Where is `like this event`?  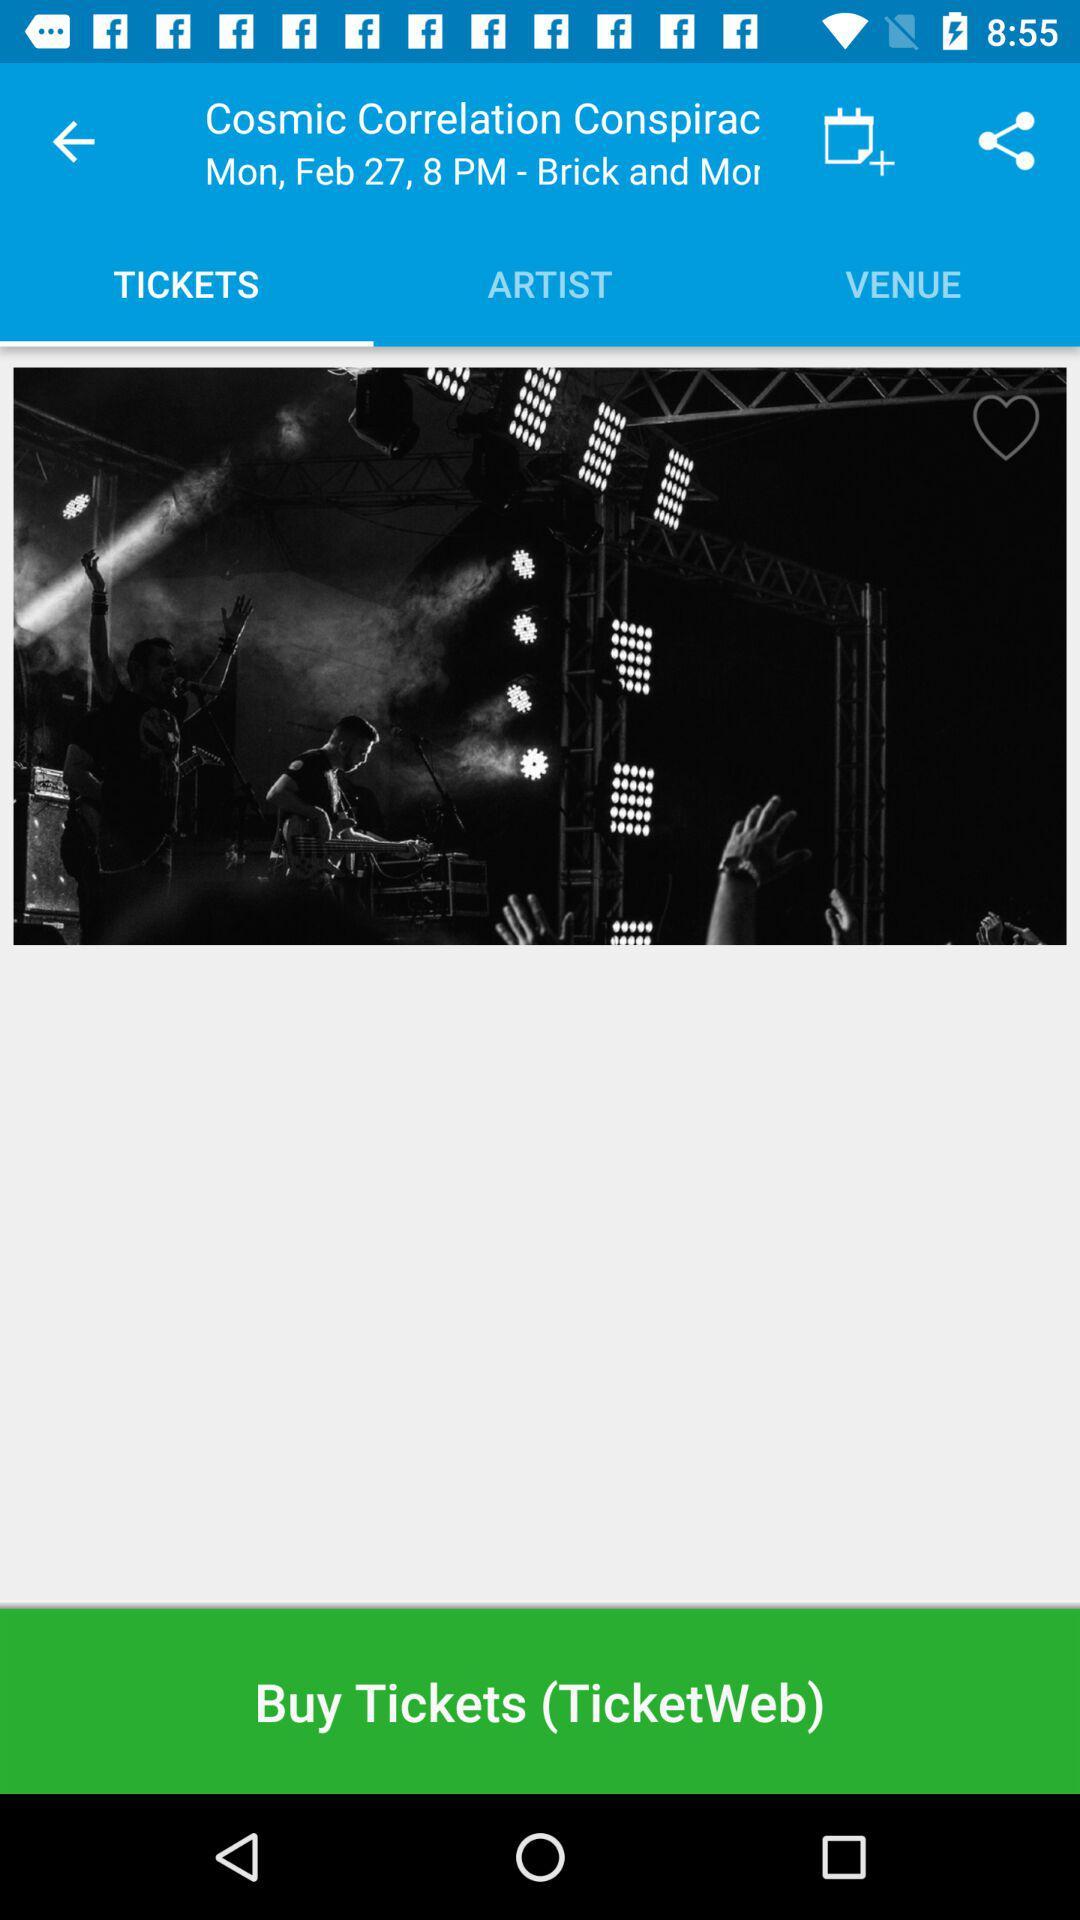
like this event is located at coordinates (999, 433).